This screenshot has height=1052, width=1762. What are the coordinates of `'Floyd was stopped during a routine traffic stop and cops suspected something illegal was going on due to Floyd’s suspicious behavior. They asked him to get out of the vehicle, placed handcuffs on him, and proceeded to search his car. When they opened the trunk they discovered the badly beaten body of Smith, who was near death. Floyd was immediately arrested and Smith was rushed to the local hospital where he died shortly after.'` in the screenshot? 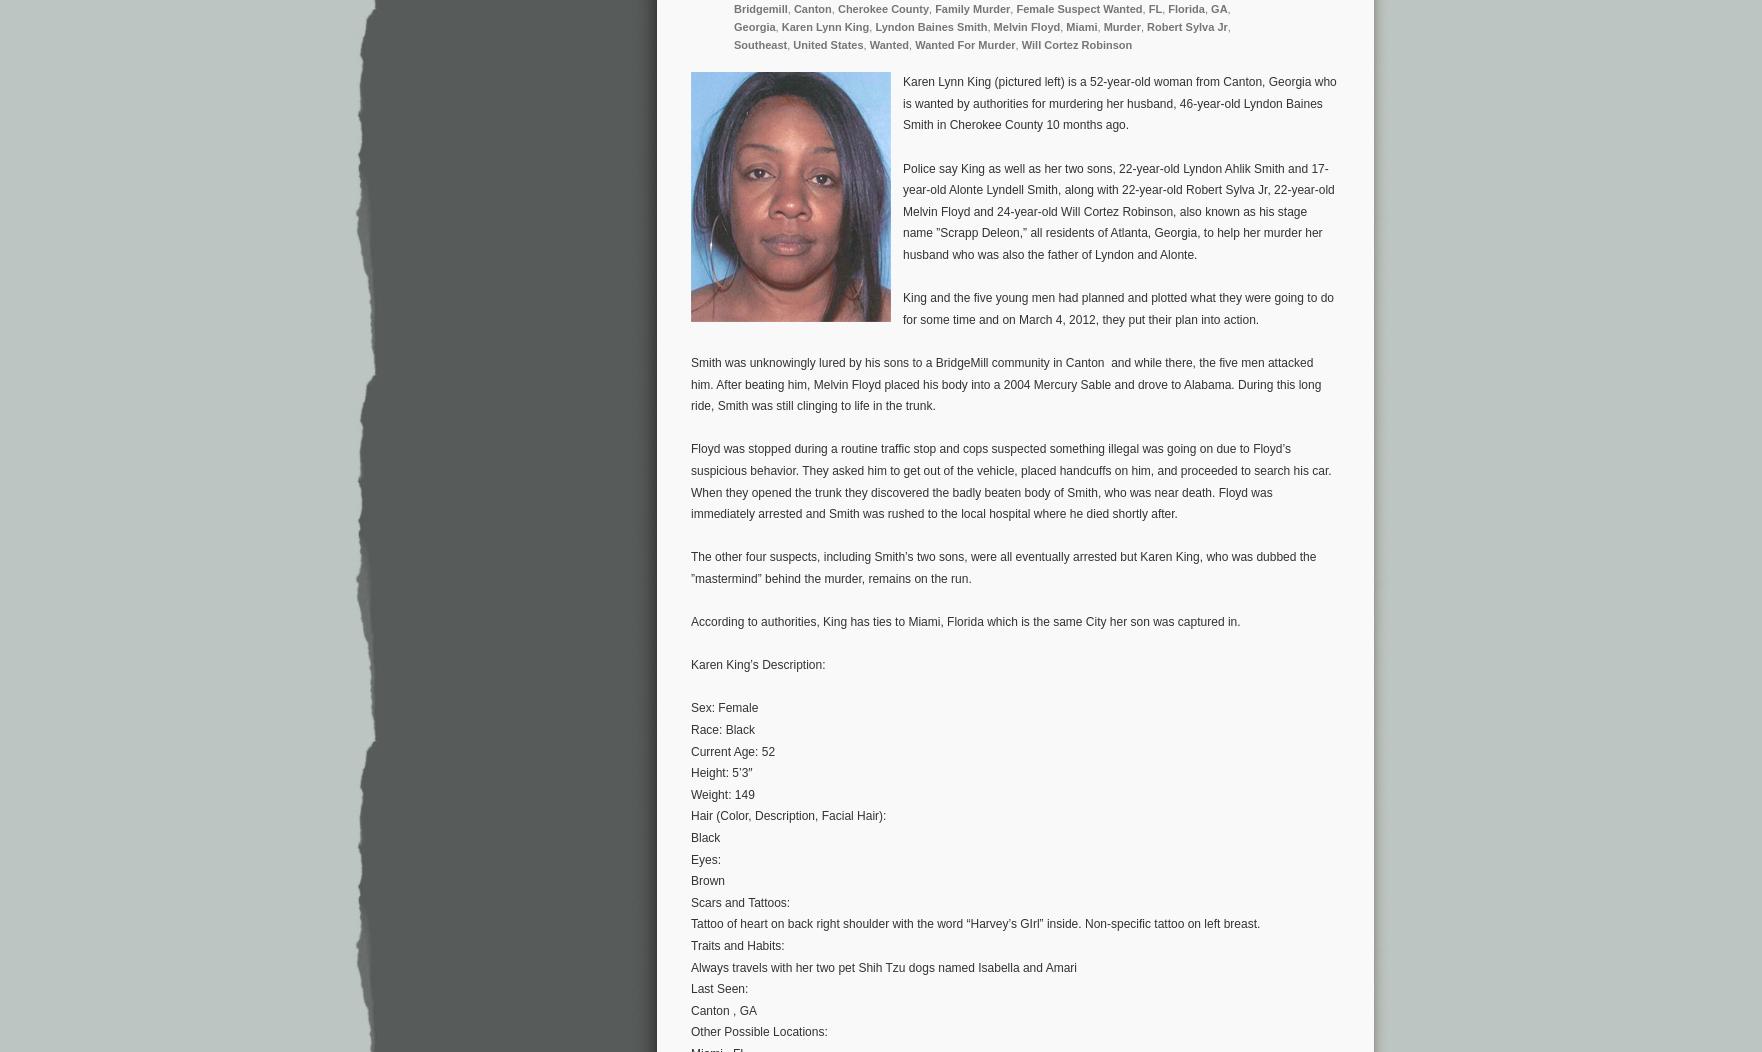 It's located at (690, 481).